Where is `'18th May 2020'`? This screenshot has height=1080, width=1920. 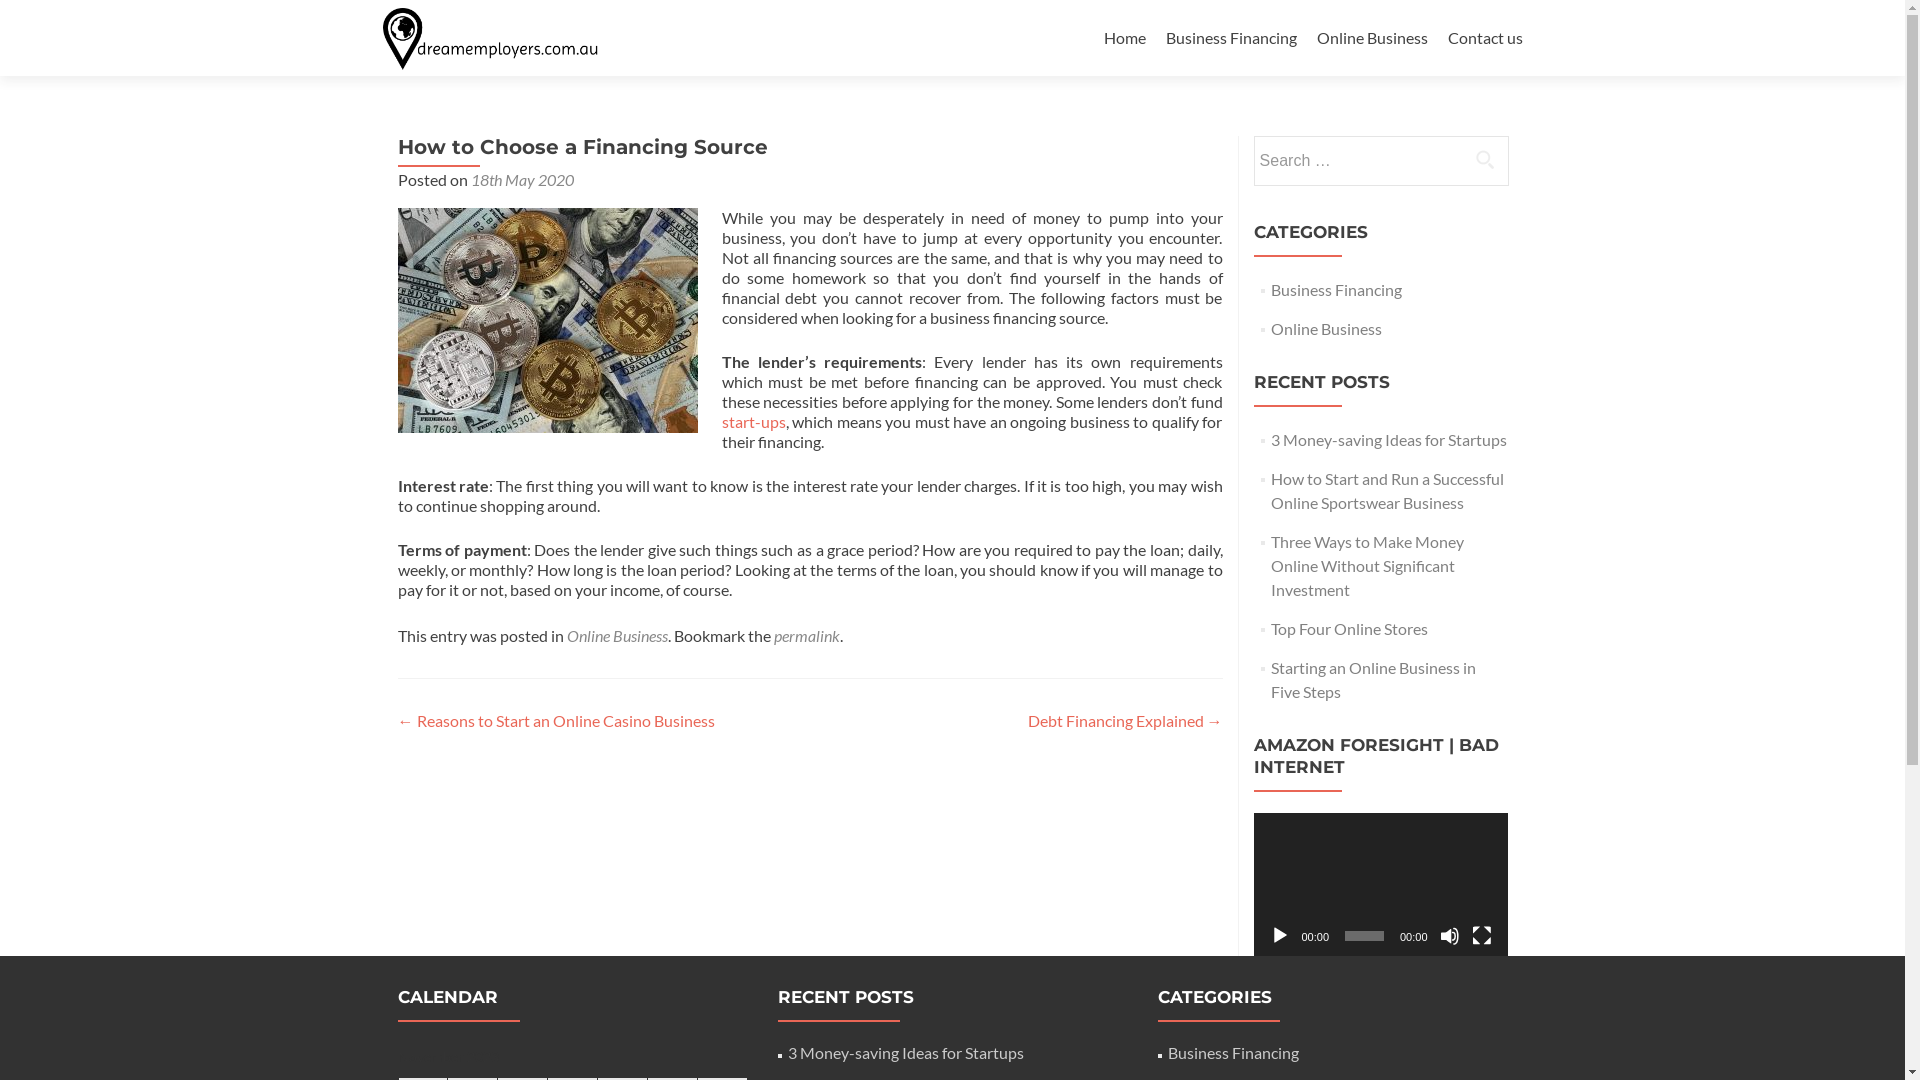
'18th May 2020' is located at coordinates (521, 178).